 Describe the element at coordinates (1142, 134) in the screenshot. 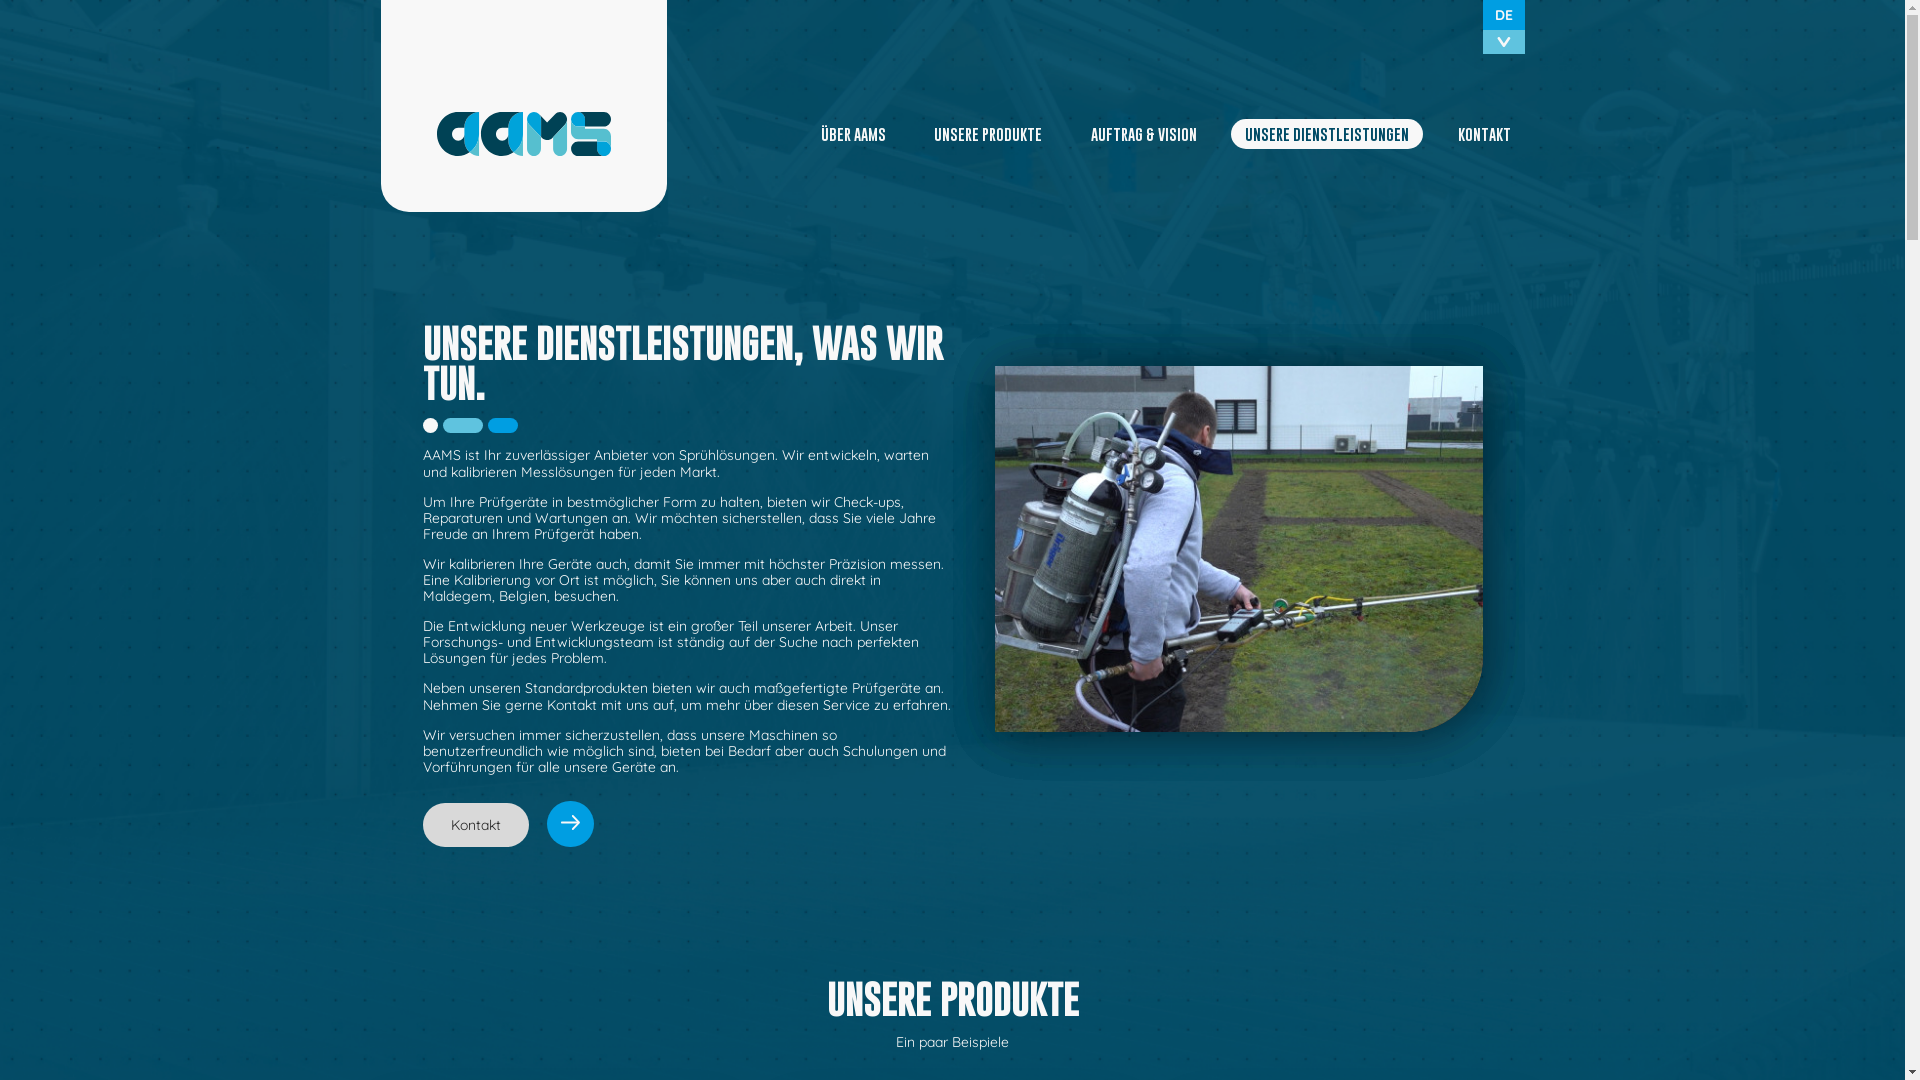

I see `'AUFTRAG & VISION'` at that location.